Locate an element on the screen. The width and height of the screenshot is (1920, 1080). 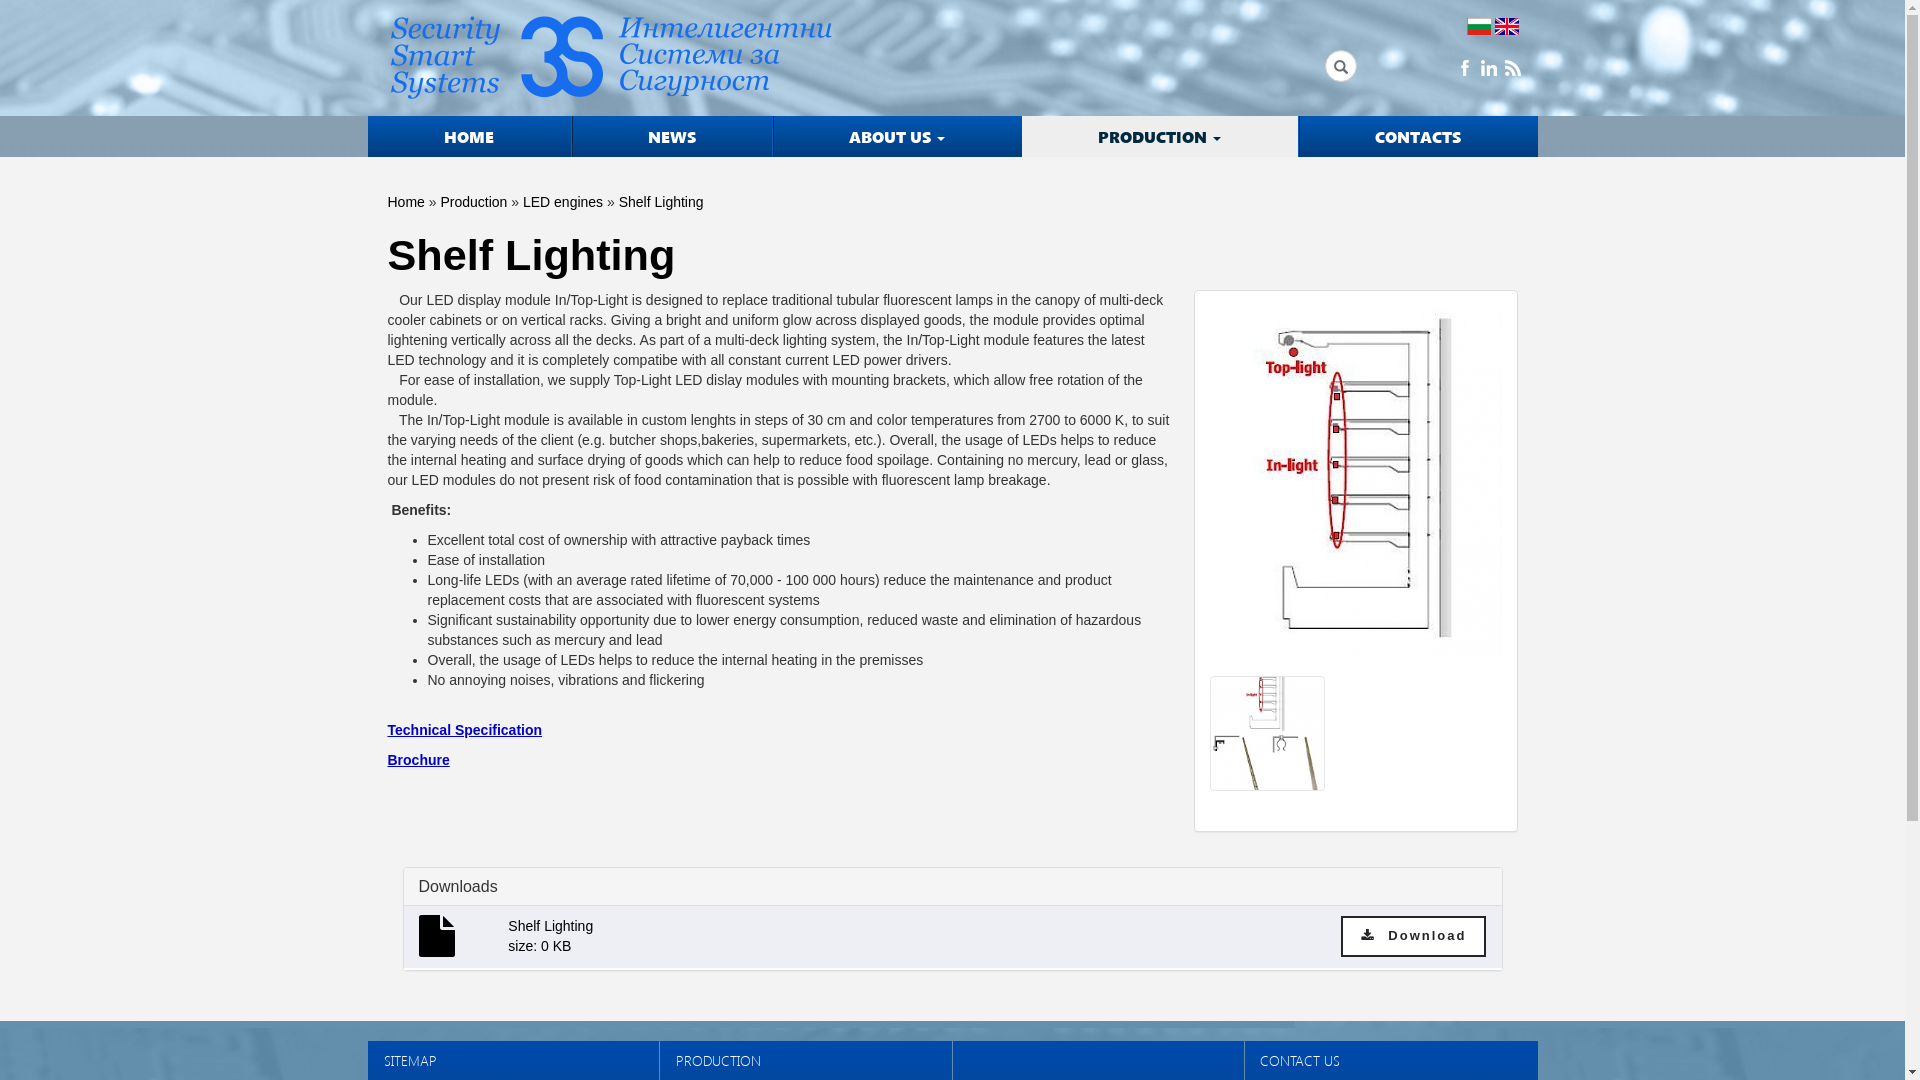
'Home' is located at coordinates (405, 201).